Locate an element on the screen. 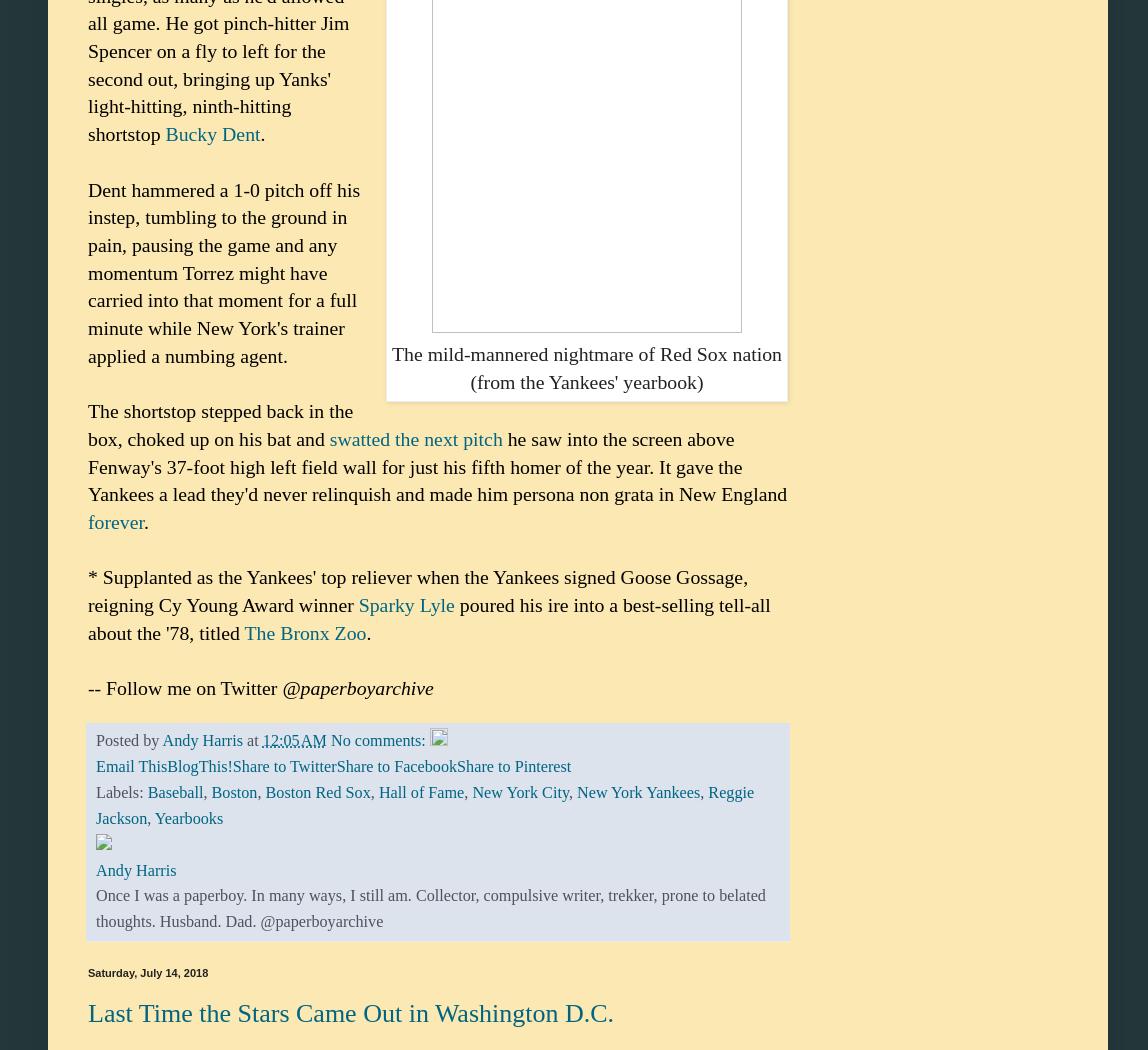 This screenshot has width=1148, height=1050. 'New York Yankees' is located at coordinates (638, 791).